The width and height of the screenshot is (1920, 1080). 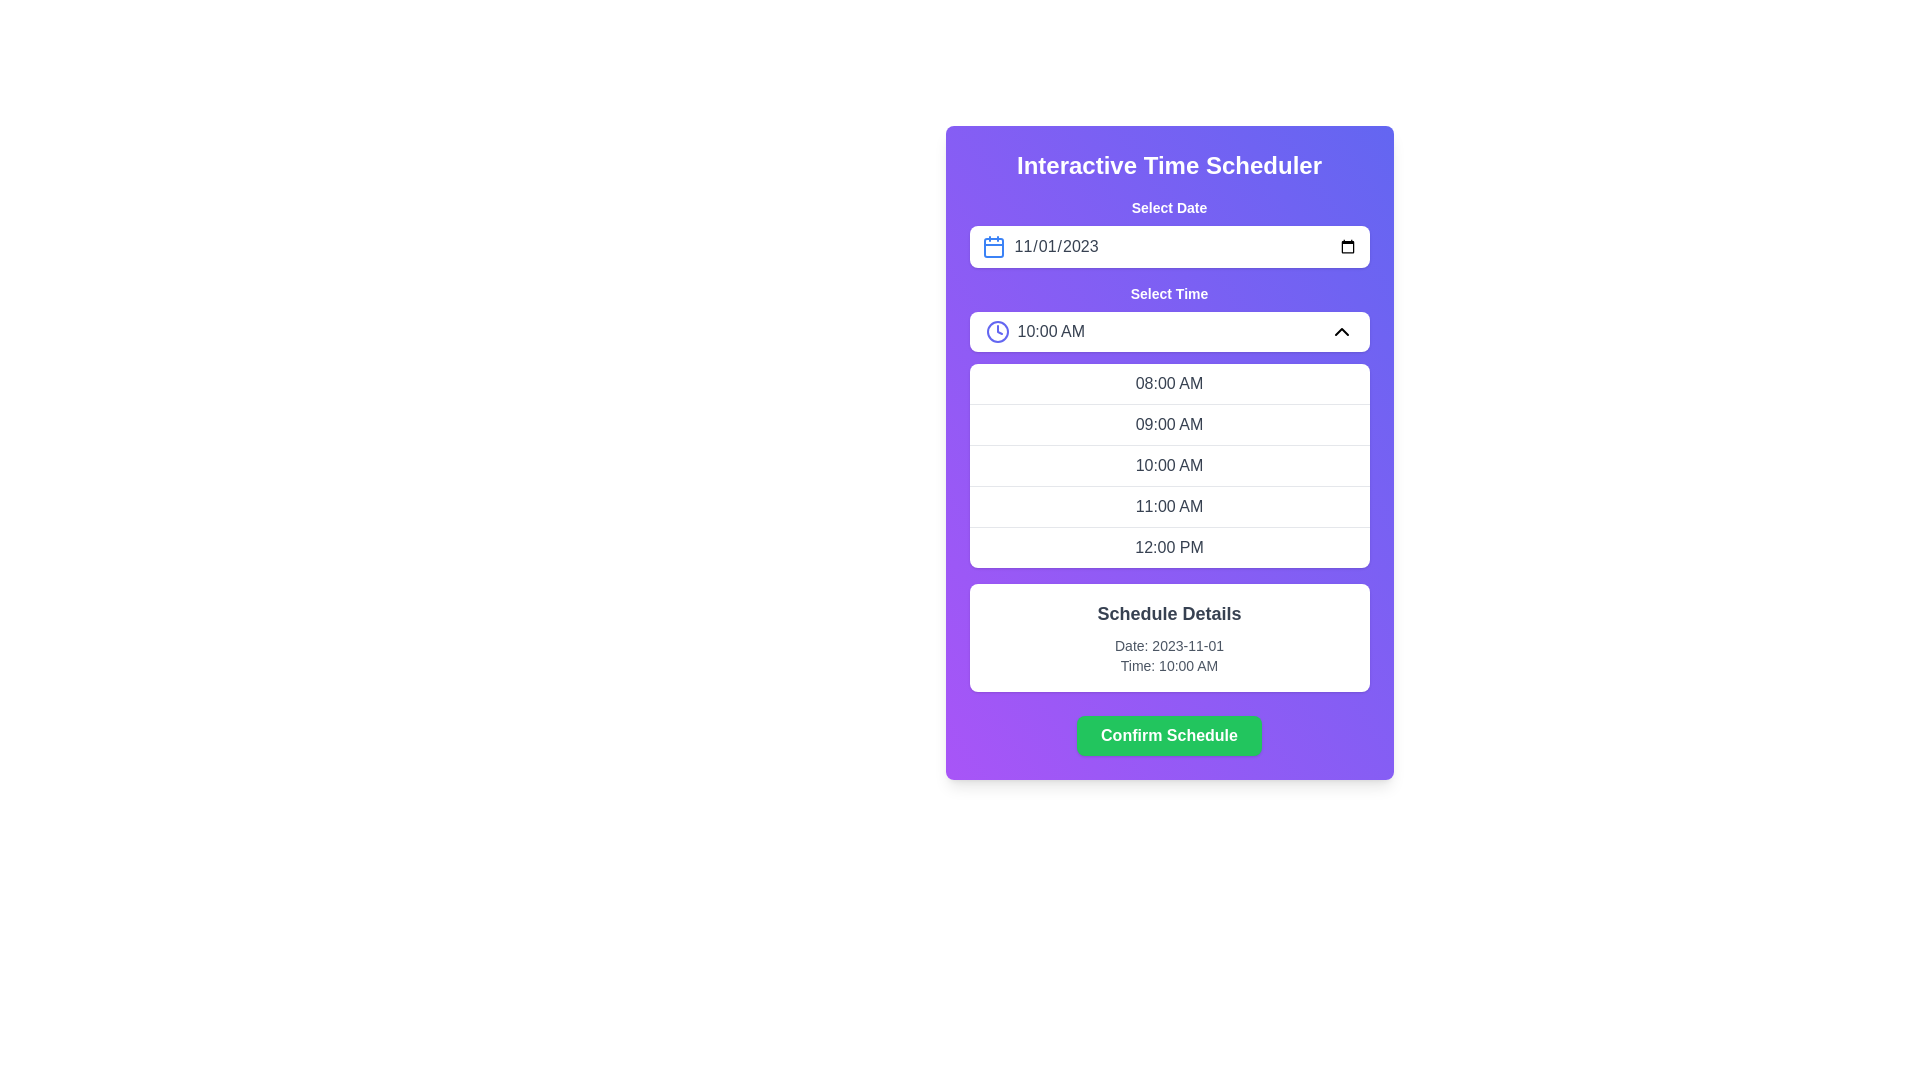 I want to click on the interactive display block containing the purple clock icon and the text '10:00 AM' in the 'Select Time' section, which is located directly below the 'Select Date' input field, so click(x=1035, y=330).